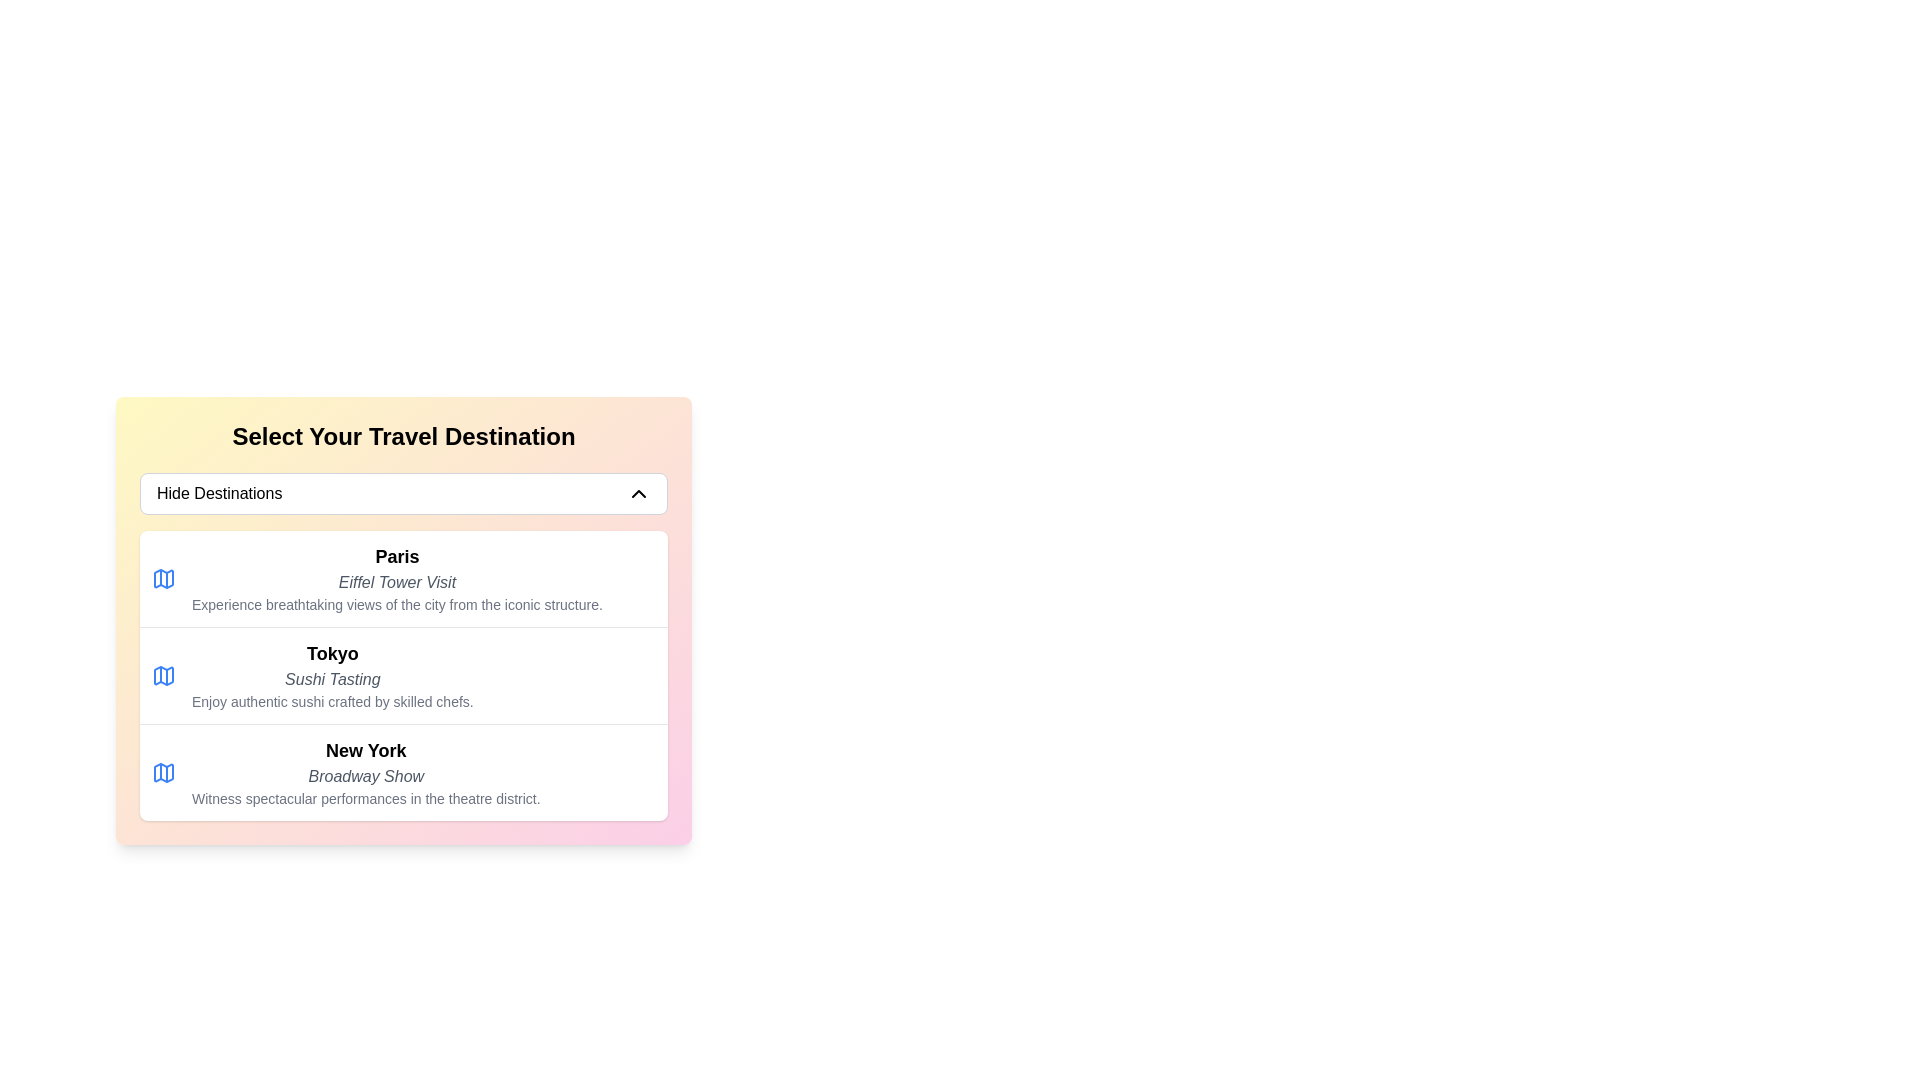 This screenshot has width=1920, height=1080. Describe the element at coordinates (163, 578) in the screenshot. I see `the travel destination icon for Paris, which is located on the left side of the associated text details in the list item` at that location.